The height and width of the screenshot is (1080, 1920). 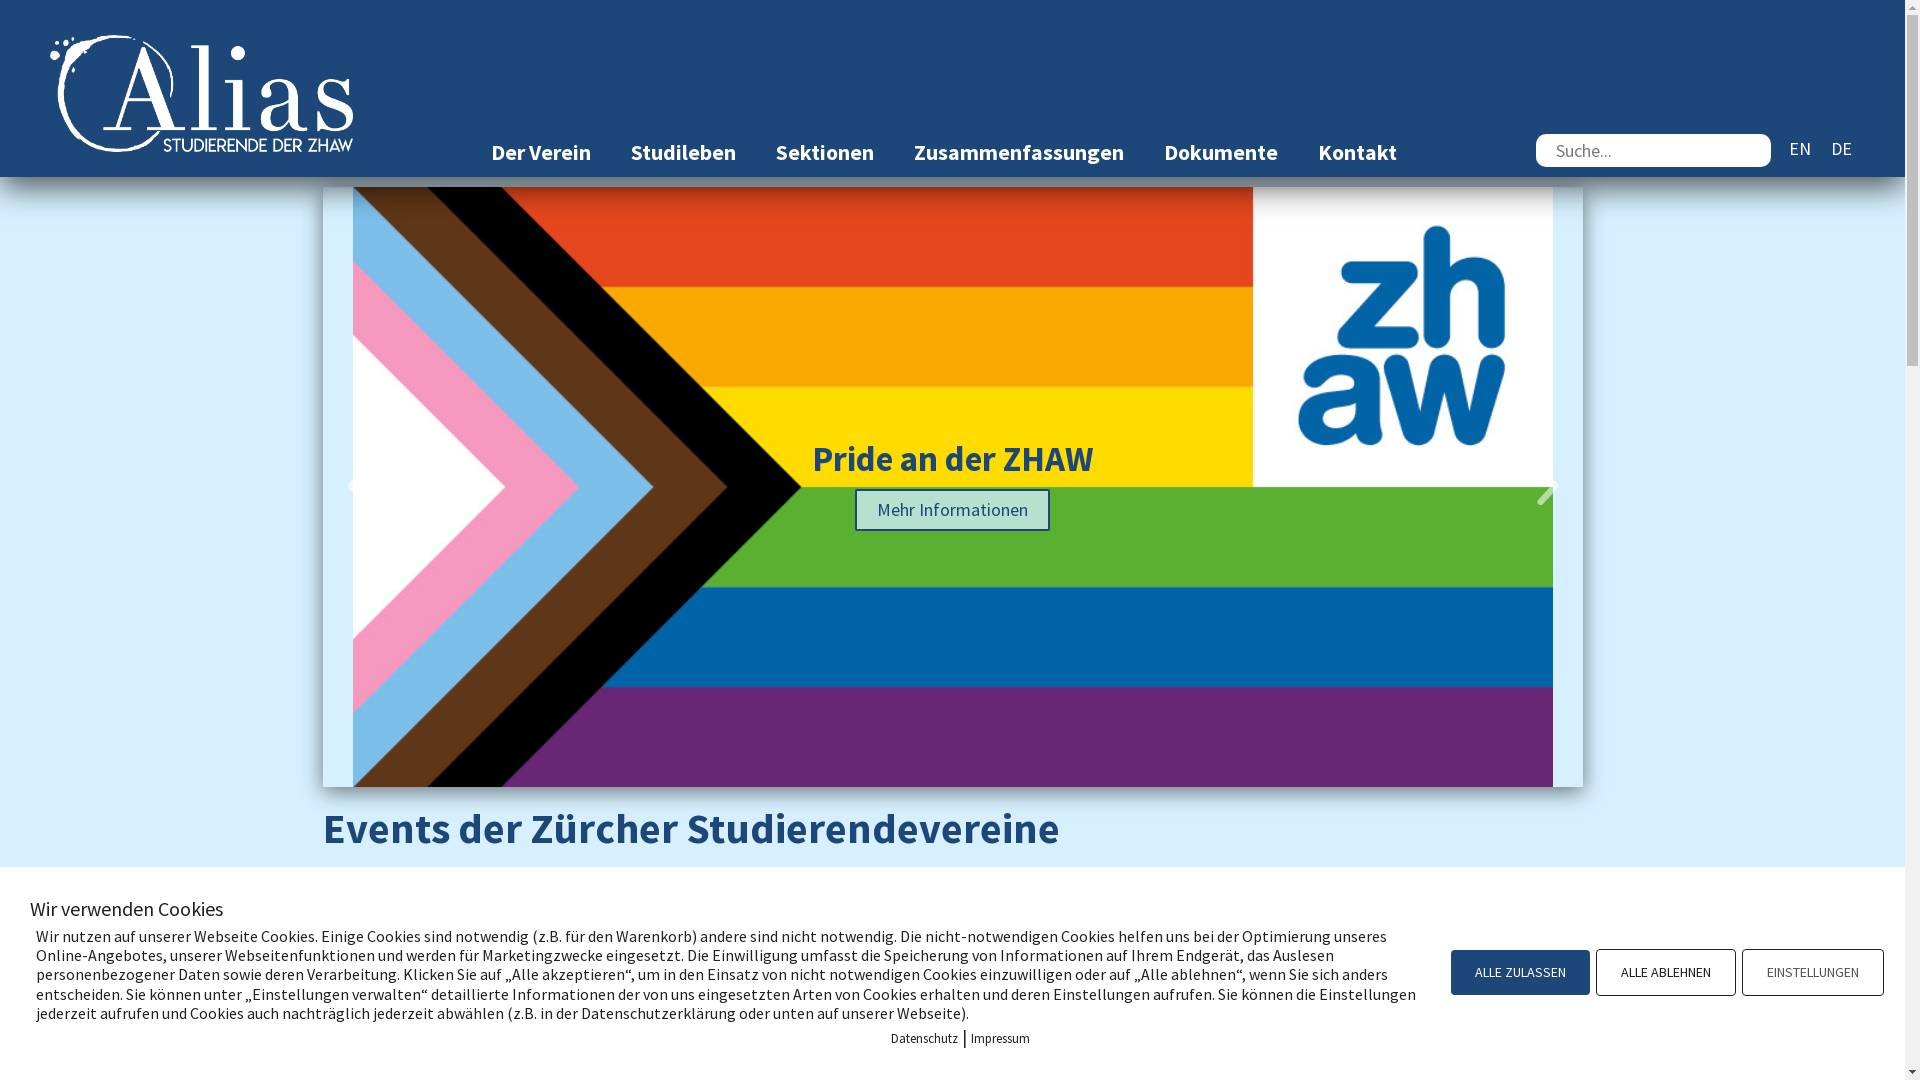 I want to click on 'EN', so click(x=1800, y=147).